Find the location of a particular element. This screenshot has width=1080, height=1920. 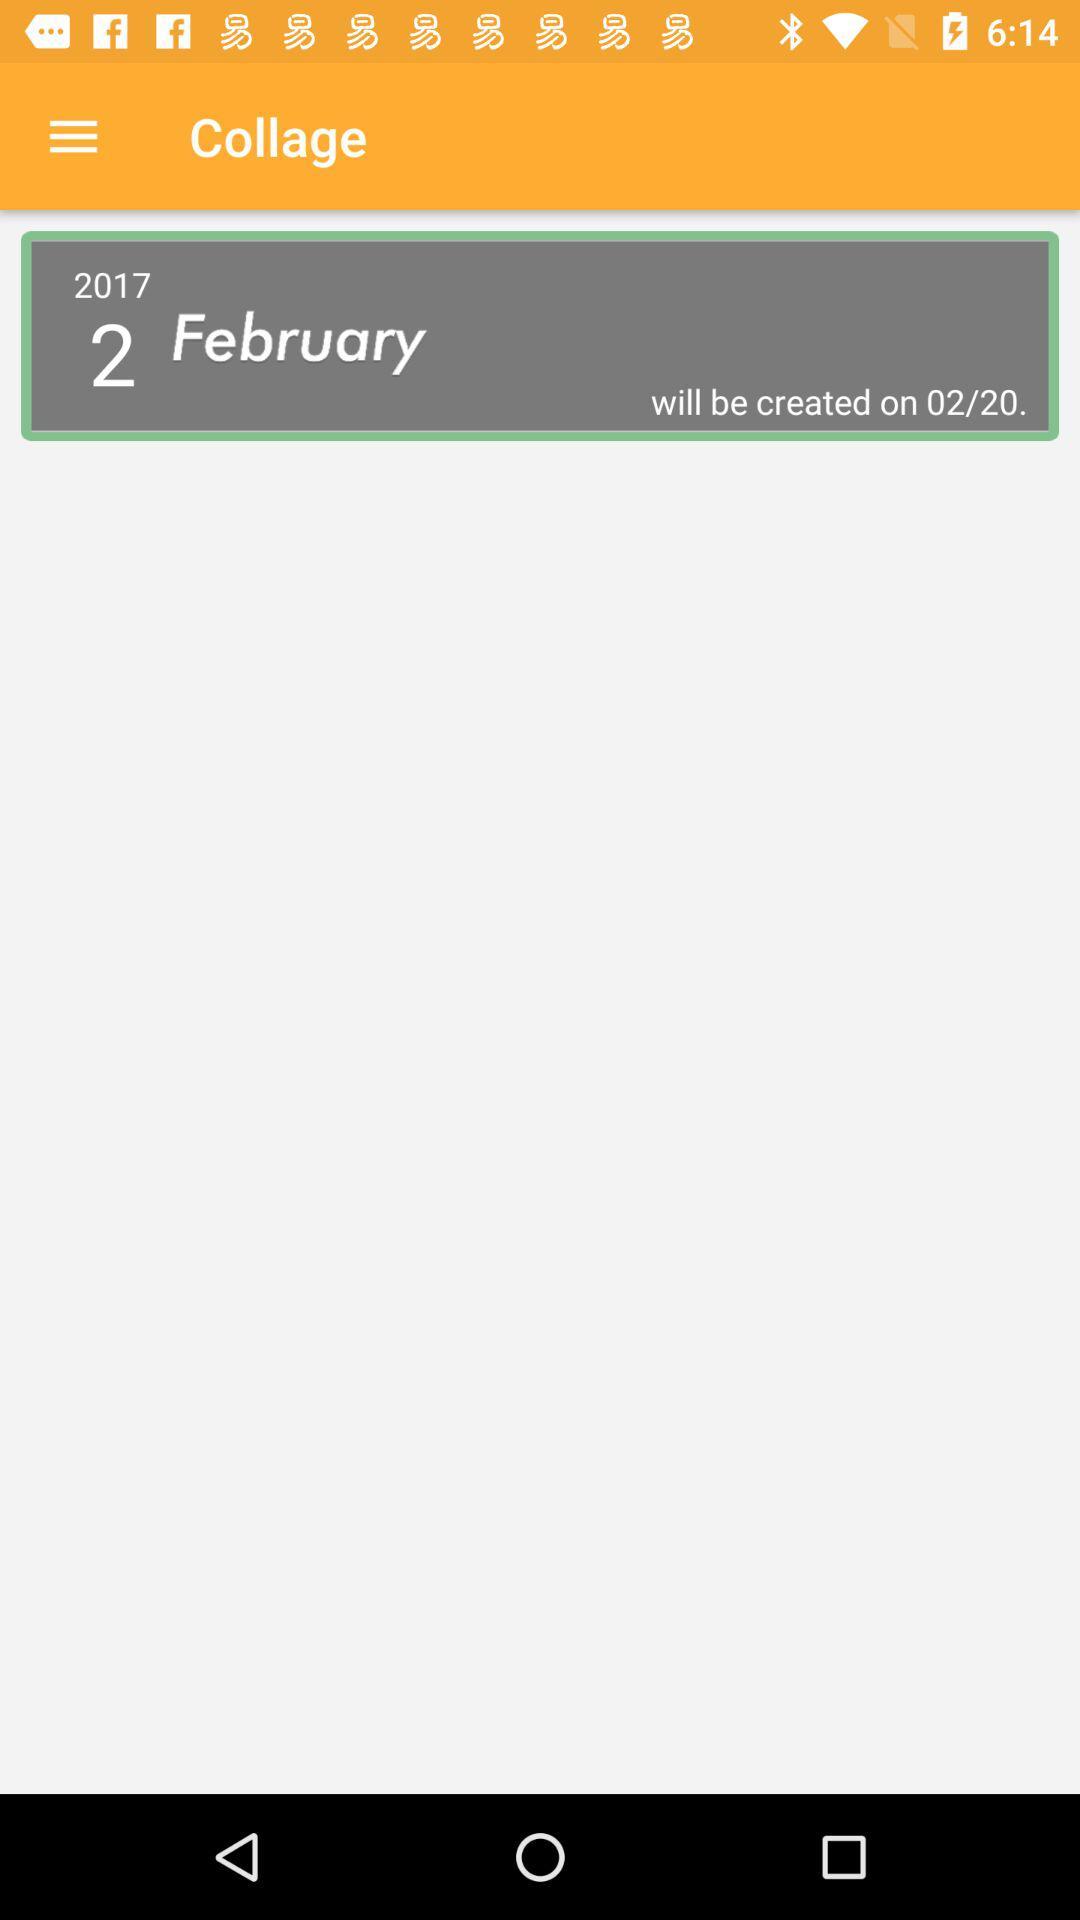

item above will be created icon is located at coordinates (315, 336).